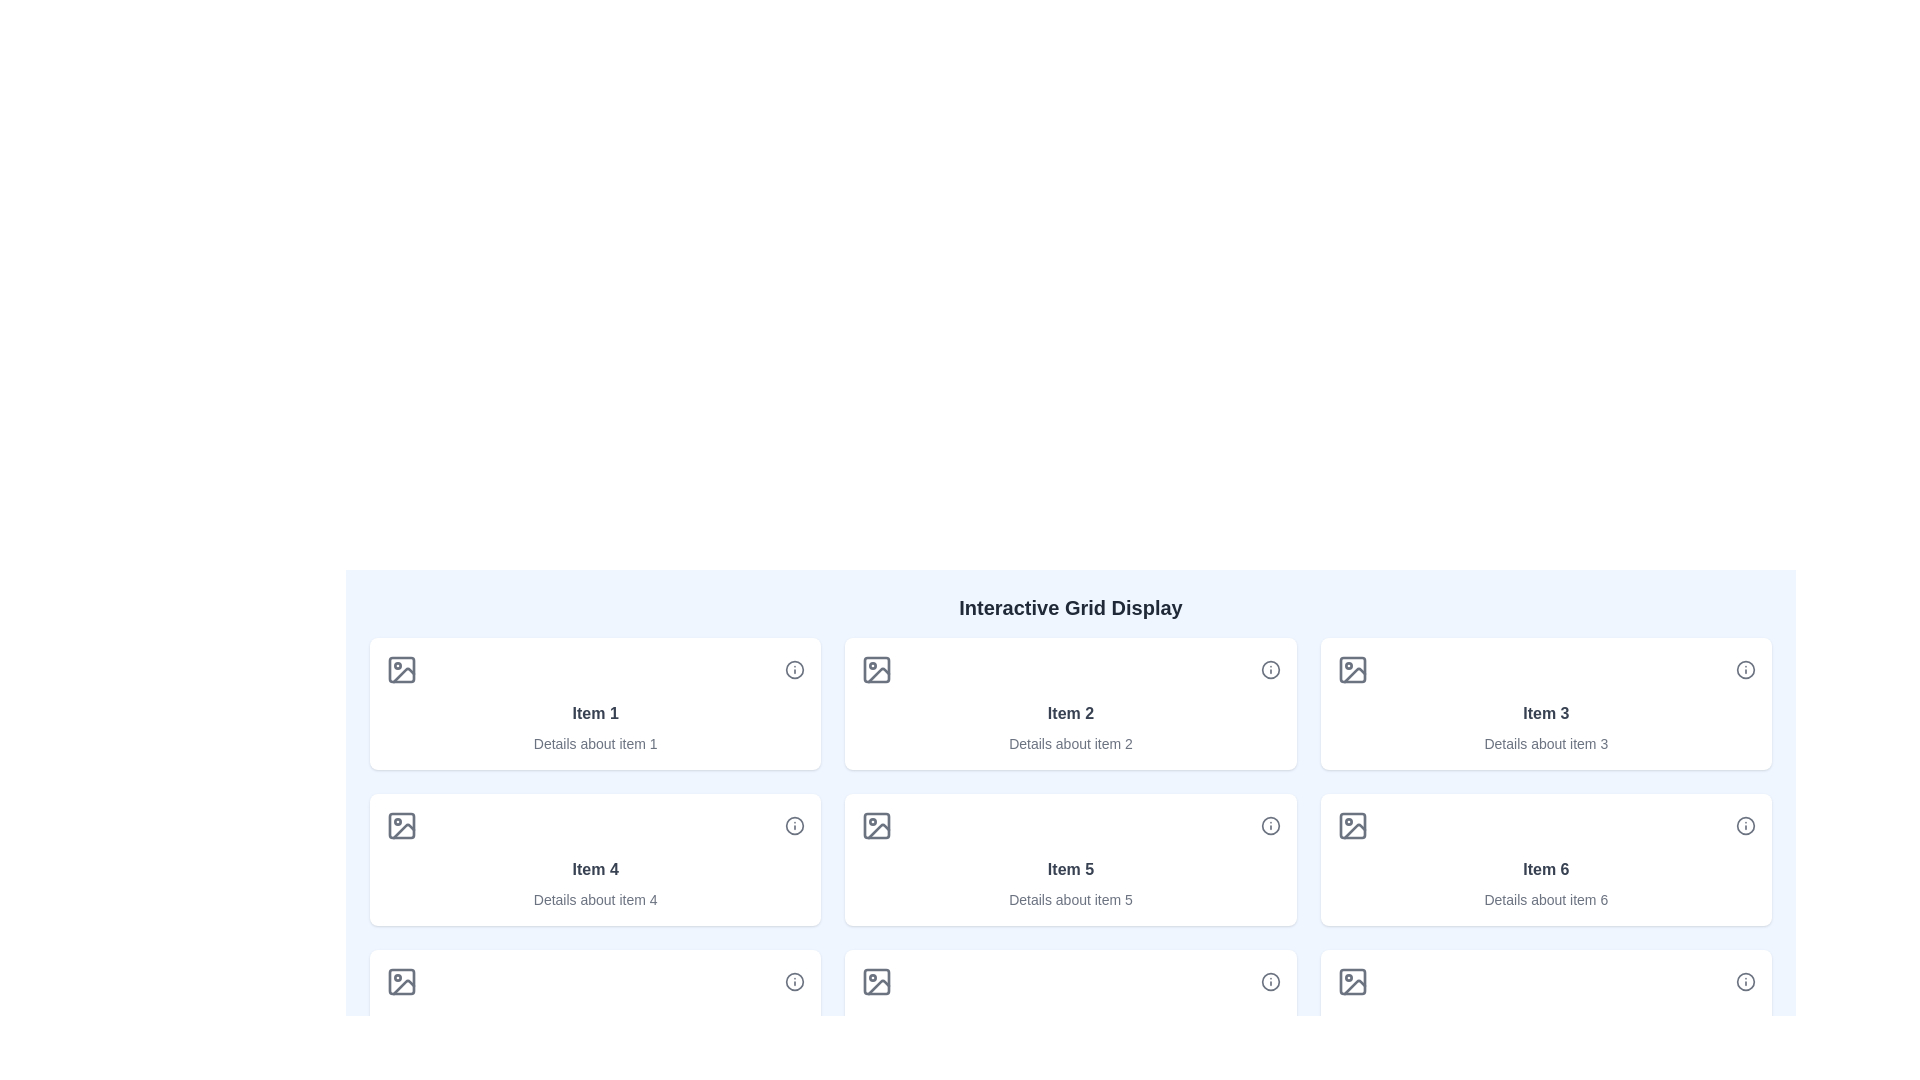  Describe the element at coordinates (1069, 744) in the screenshot. I see `text label providing supplementary information about 'Item 2', located directly below the bold title in the second column of the top row of a 3x2 grid layout` at that location.